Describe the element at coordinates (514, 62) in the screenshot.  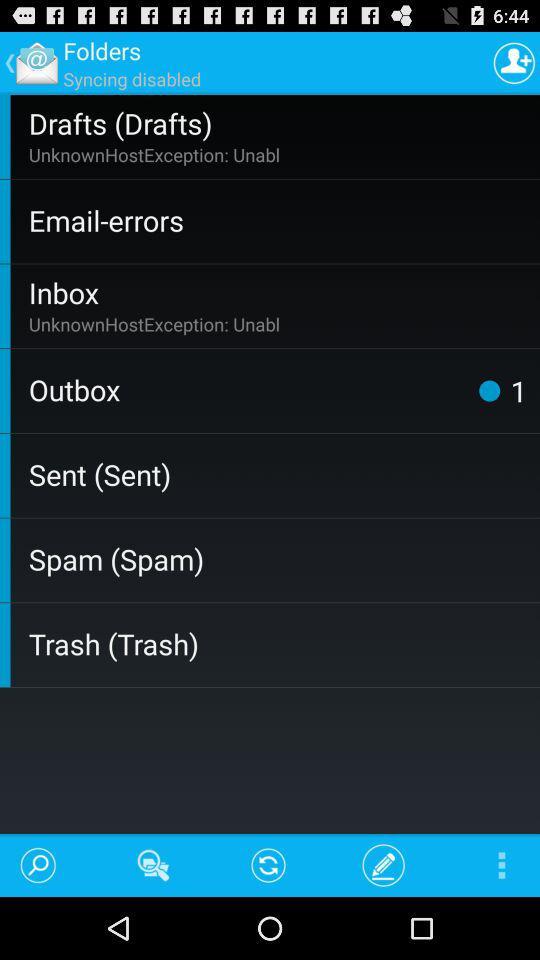
I see `item at the top right corner` at that location.